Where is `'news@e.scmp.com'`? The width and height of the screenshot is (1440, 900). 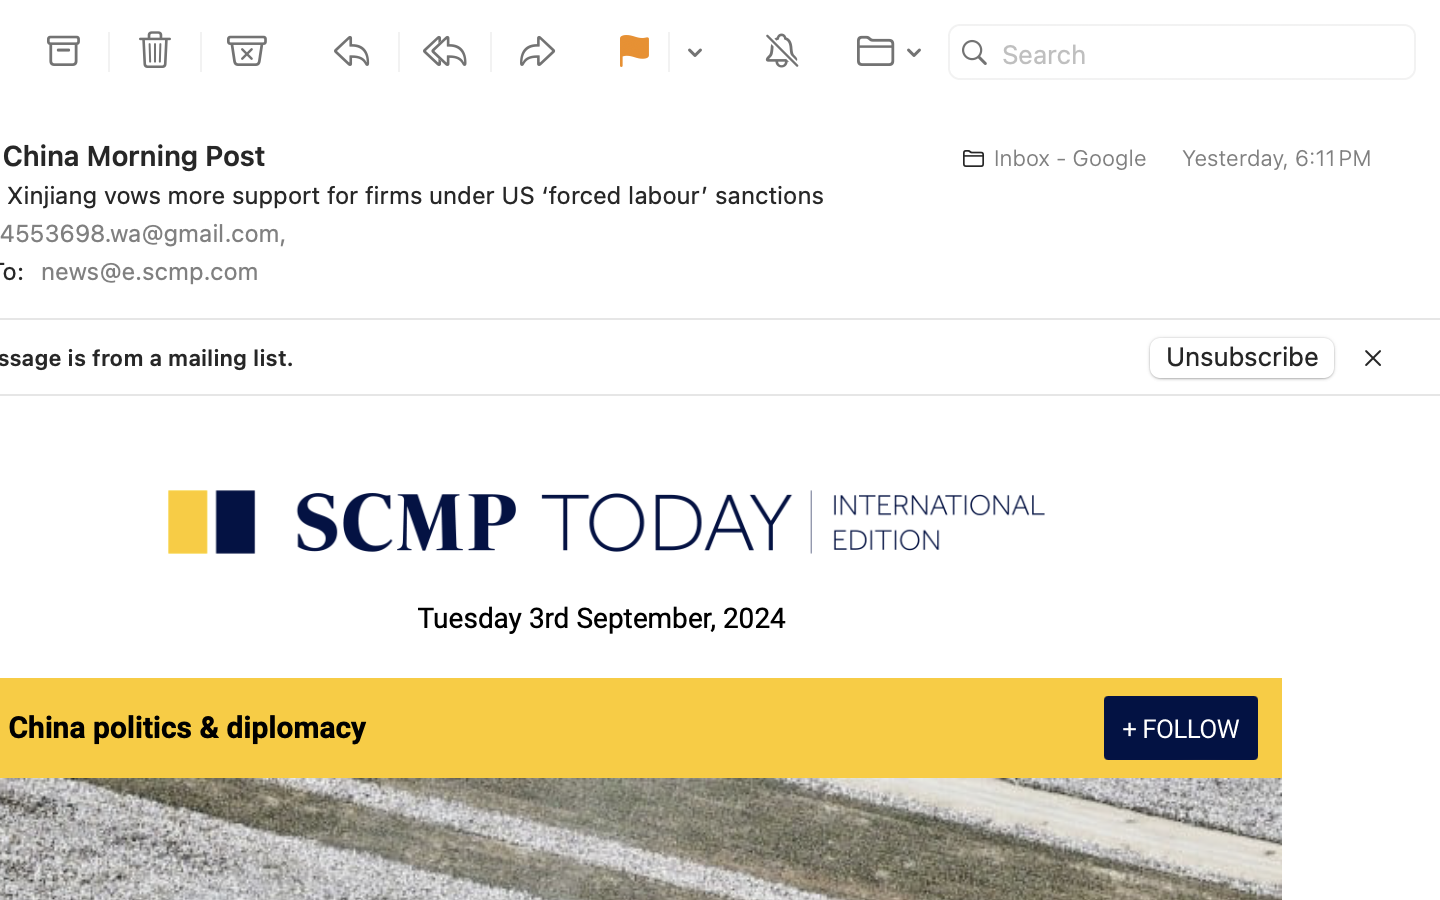 'news@e.scmp.com' is located at coordinates (155, 269).